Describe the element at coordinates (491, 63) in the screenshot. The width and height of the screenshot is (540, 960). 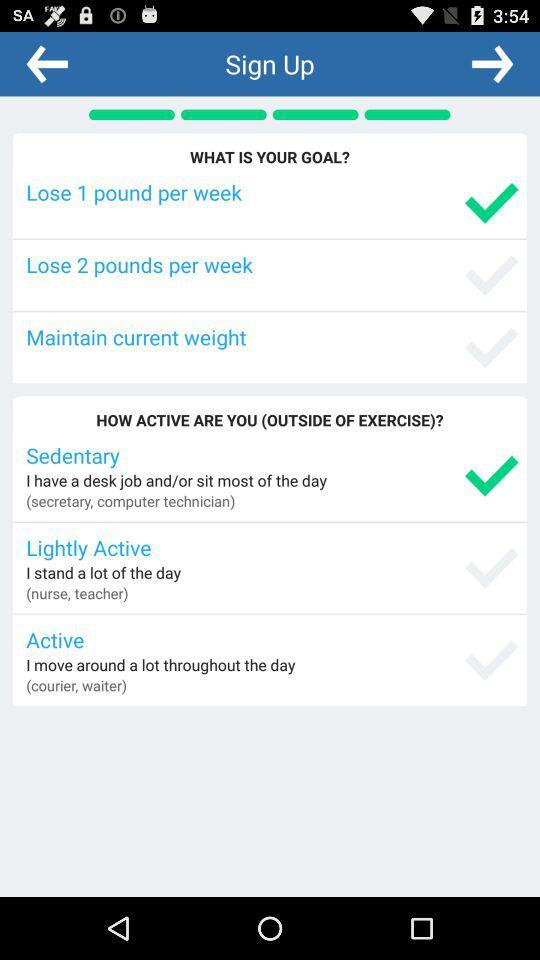
I see `autoplay option` at that location.